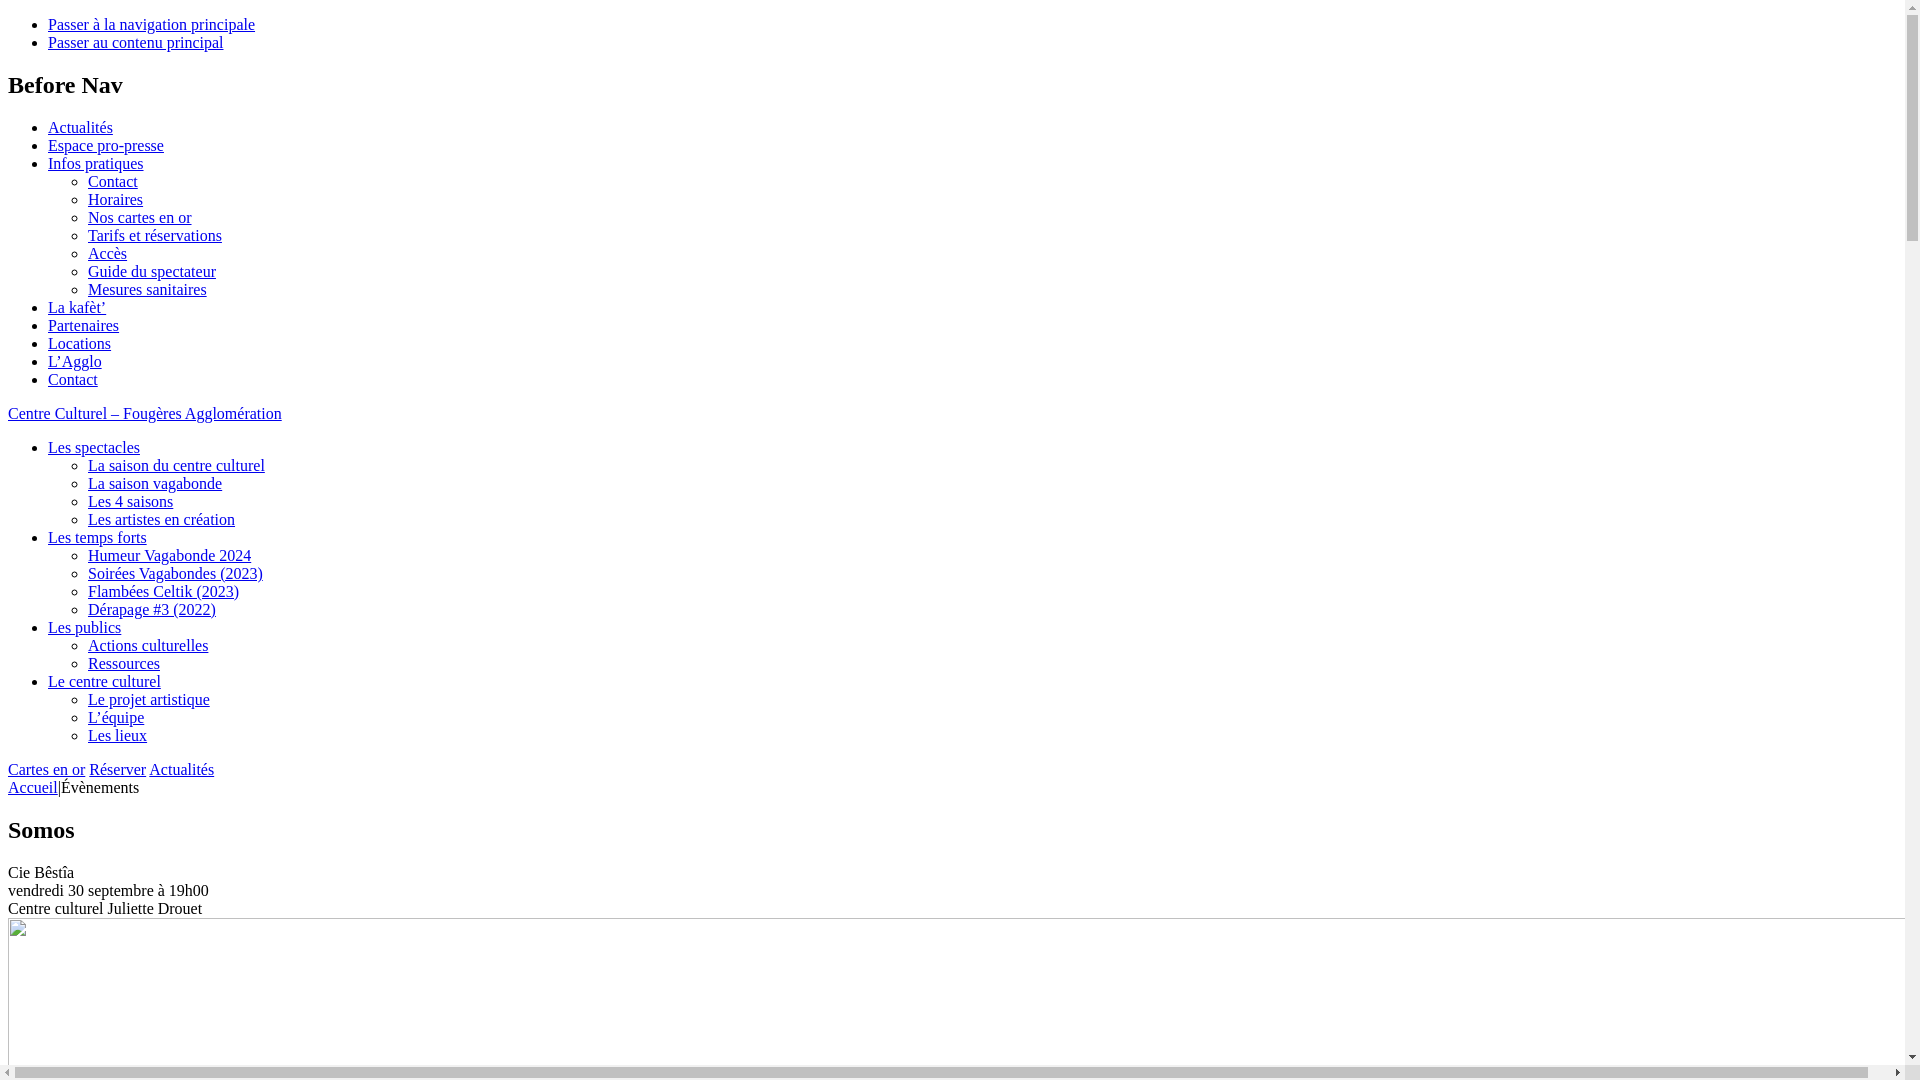 The width and height of the screenshot is (1920, 1080). I want to click on 'Le centre culturel', so click(103, 680).